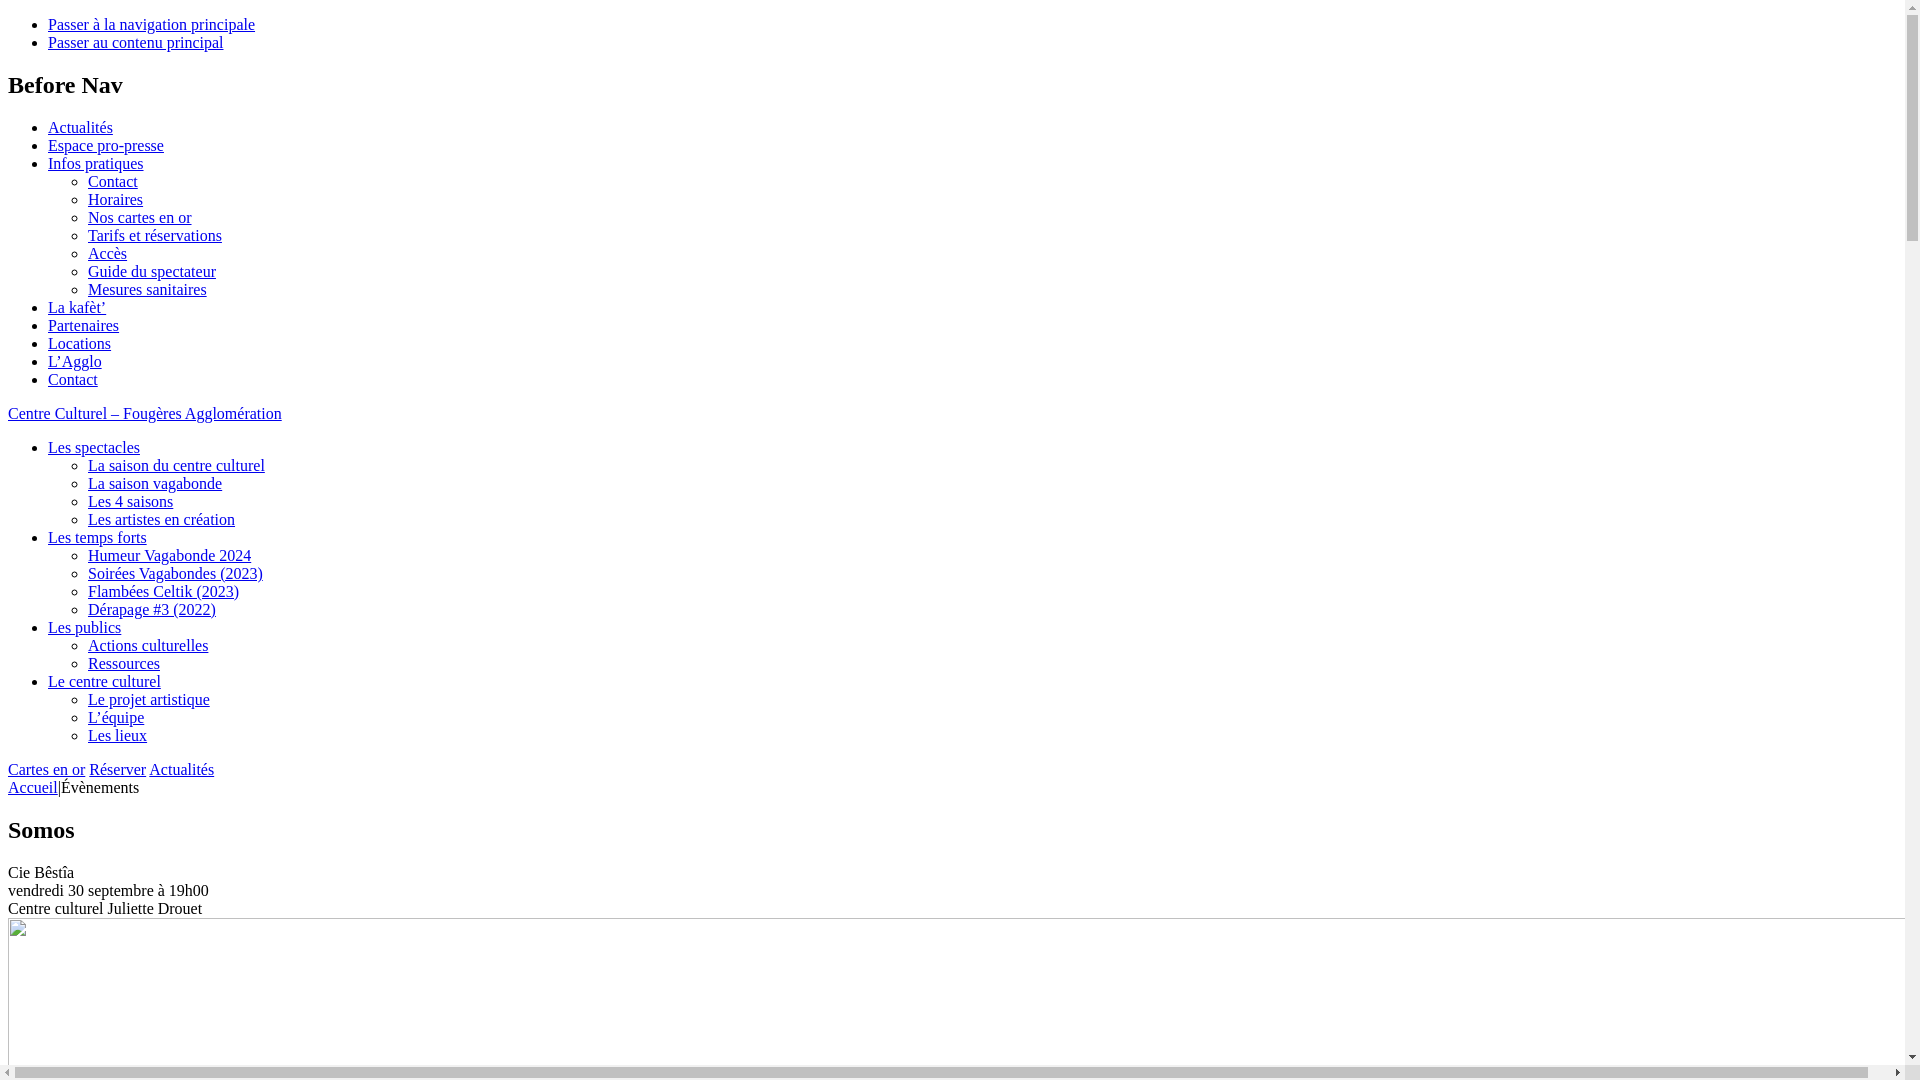 The width and height of the screenshot is (1920, 1080). I want to click on 'Le centre culturel', so click(103, 680).